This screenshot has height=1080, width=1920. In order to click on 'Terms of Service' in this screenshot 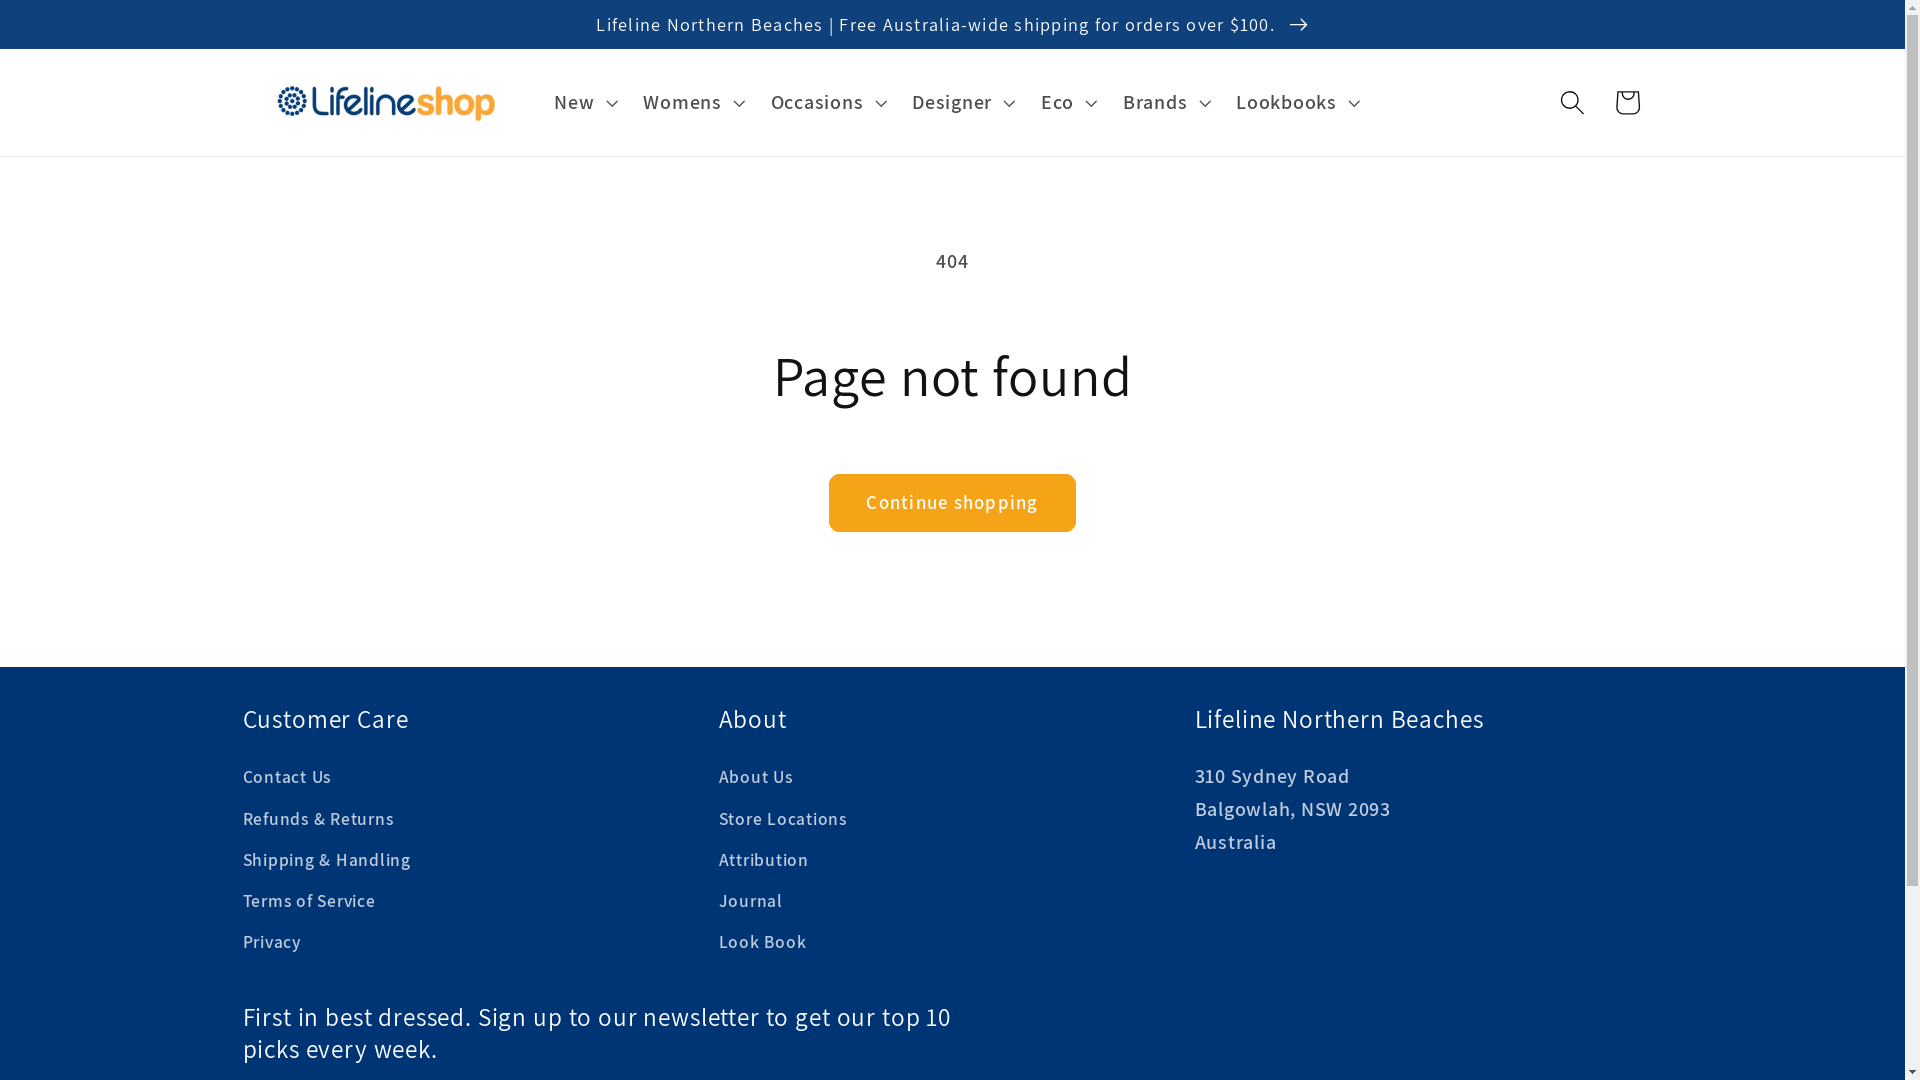, I will do `click(307, 901)`.